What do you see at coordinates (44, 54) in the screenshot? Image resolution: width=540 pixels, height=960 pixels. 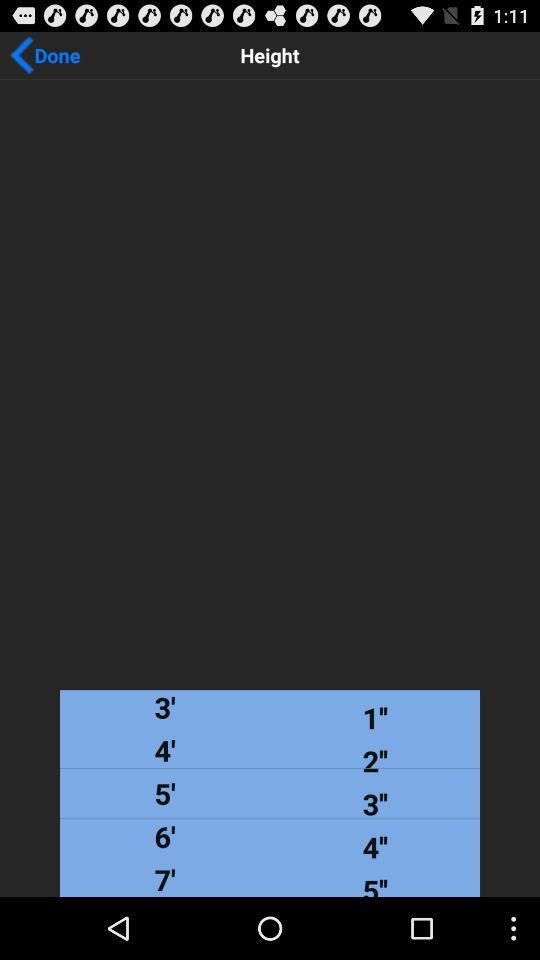 I see `item to the left of height app` at bounding box center [44, 54].